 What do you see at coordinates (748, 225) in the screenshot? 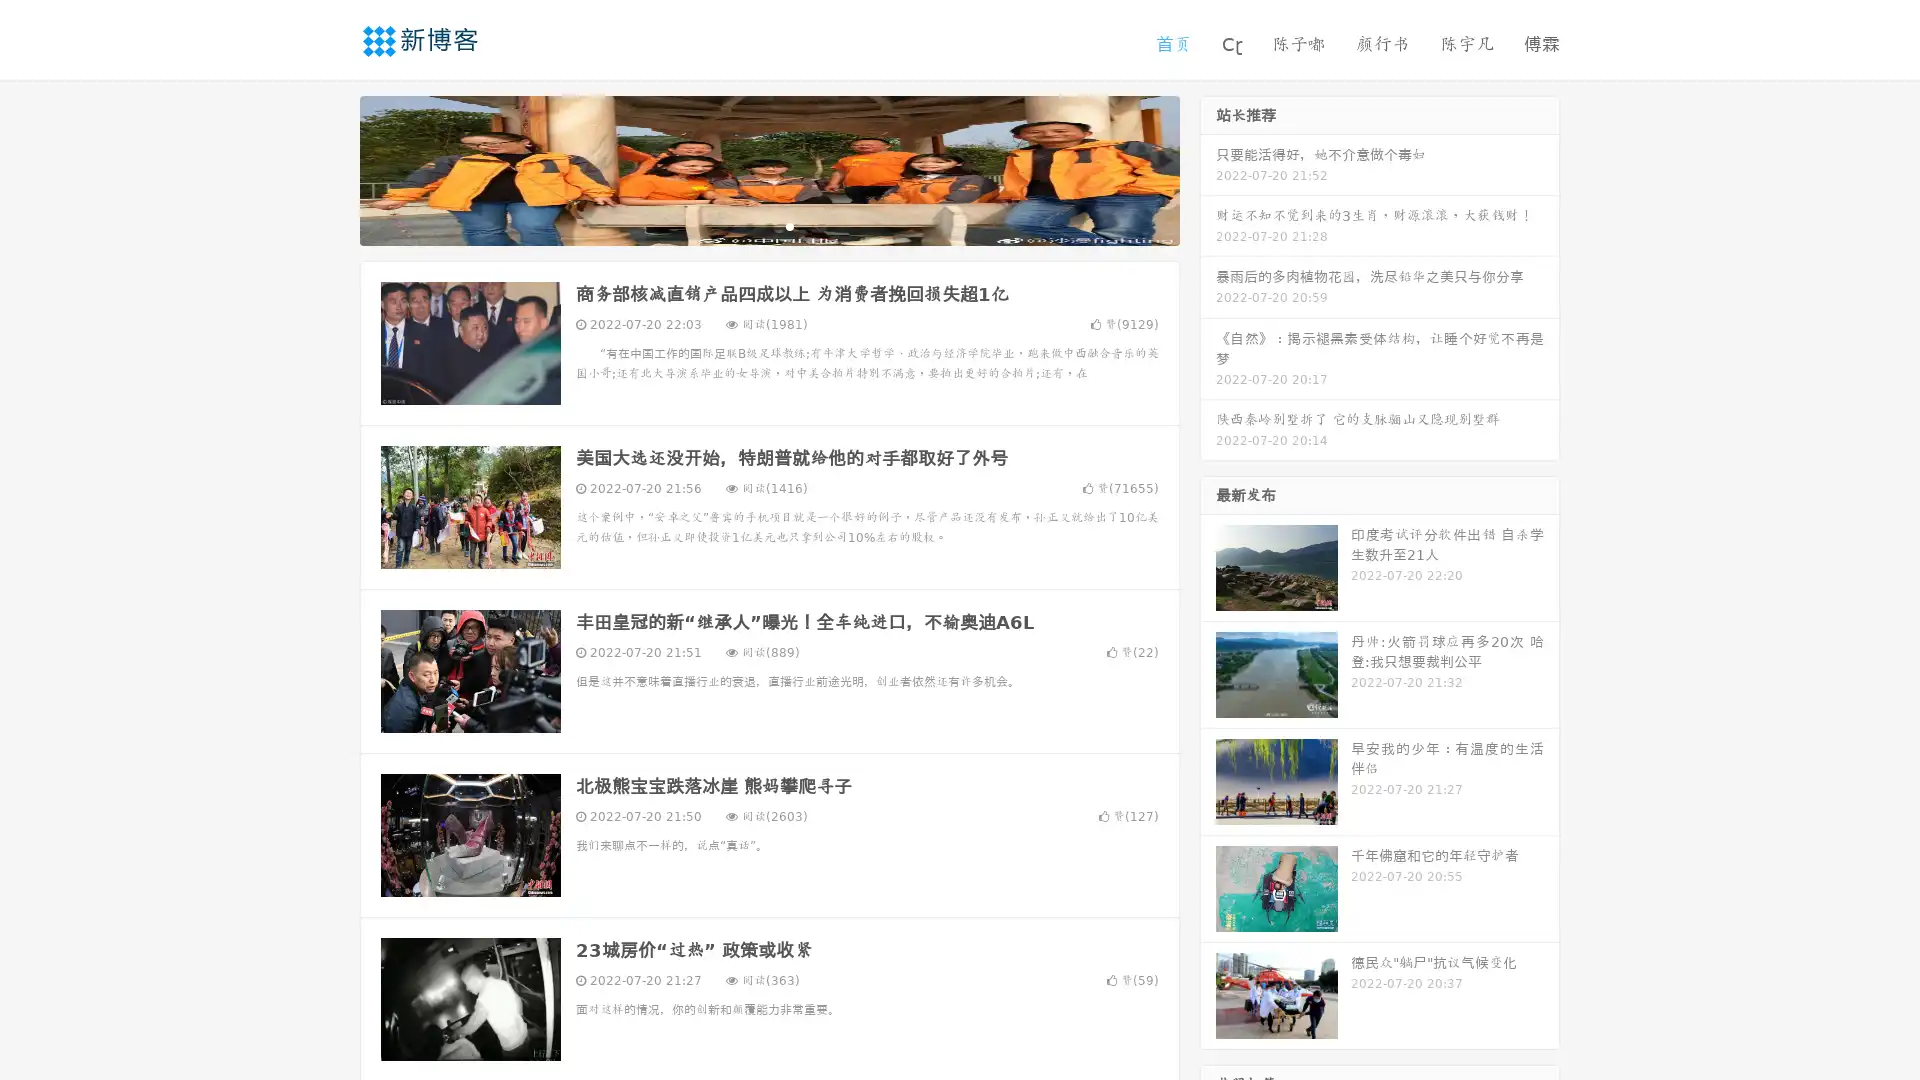
I see `Go to slide 1` at bounding box center [748, 225].